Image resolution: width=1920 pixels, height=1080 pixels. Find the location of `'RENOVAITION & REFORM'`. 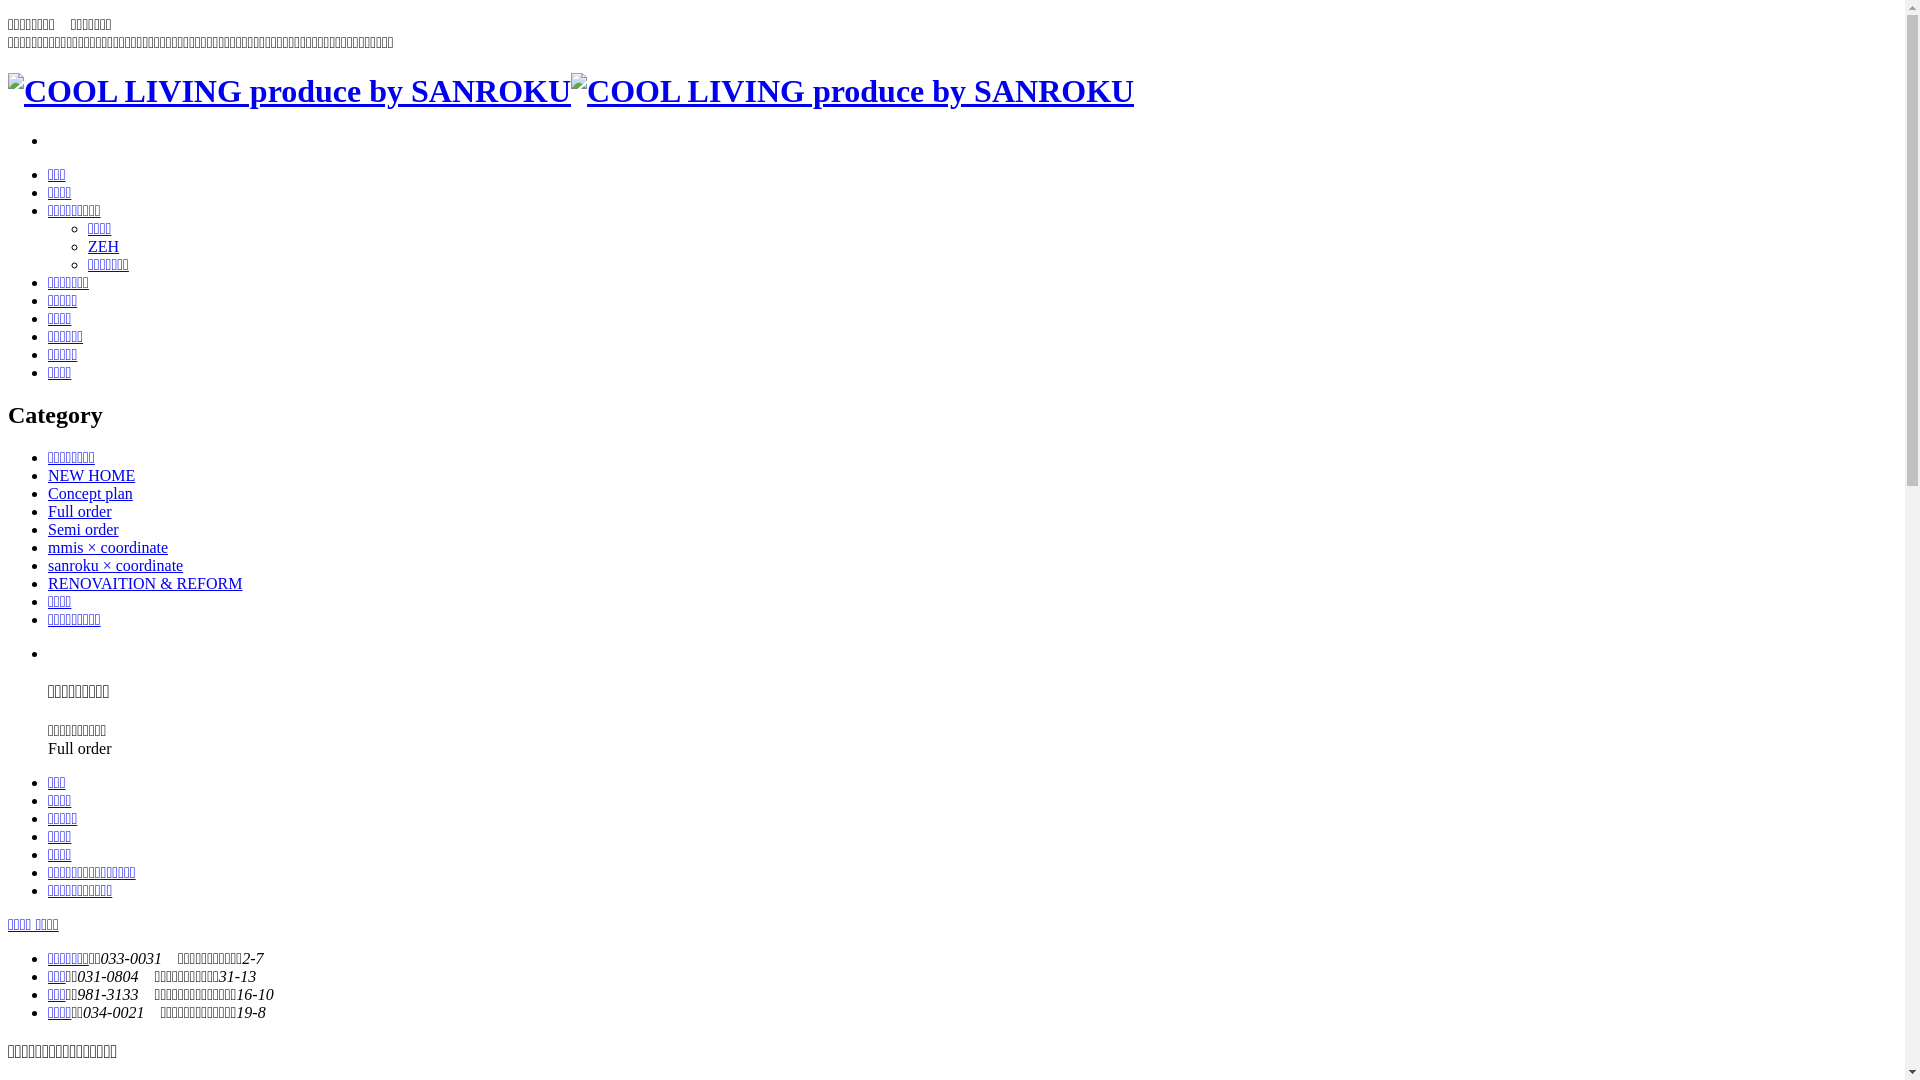

'RENOVAITION & REFORM' is located at coordinates (143, 583).